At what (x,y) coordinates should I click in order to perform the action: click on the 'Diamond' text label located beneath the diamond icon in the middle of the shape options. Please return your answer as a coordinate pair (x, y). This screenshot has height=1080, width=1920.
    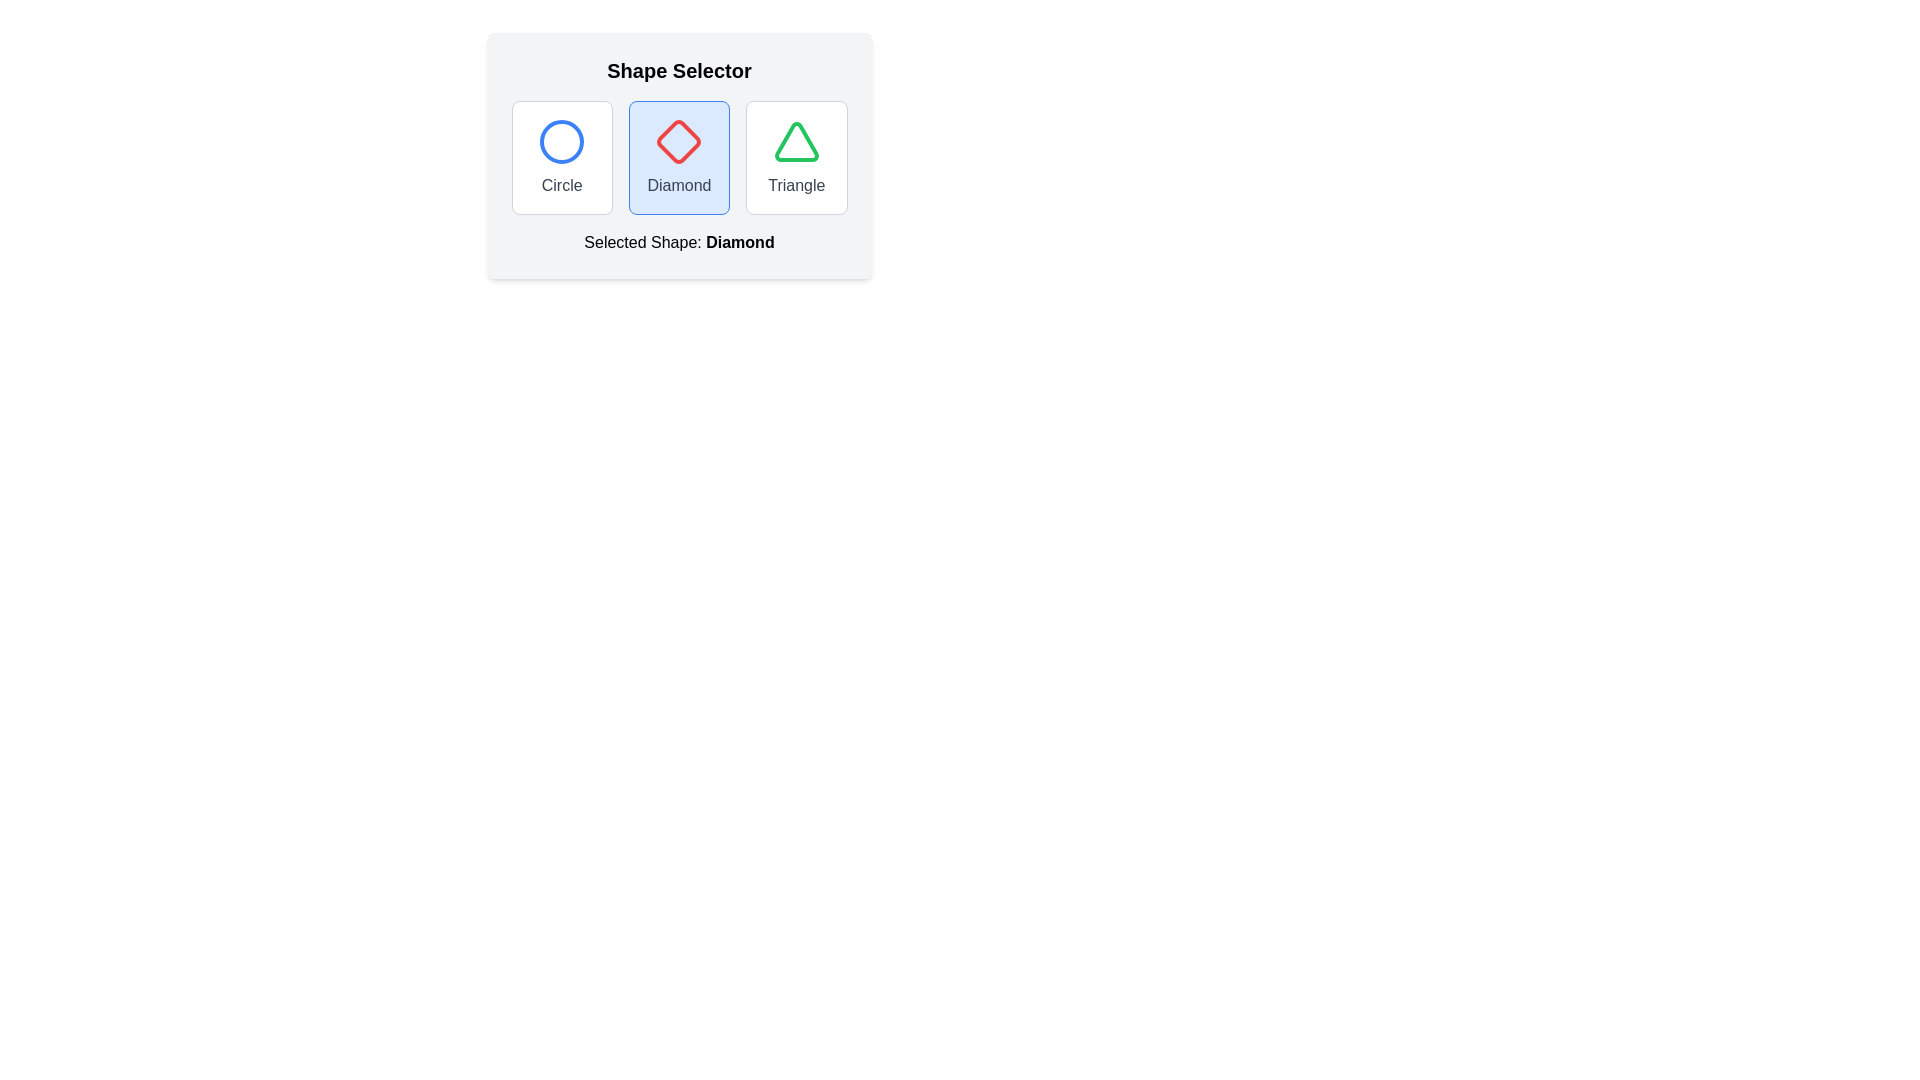
    Looking at the image, I should click on (679, 185).